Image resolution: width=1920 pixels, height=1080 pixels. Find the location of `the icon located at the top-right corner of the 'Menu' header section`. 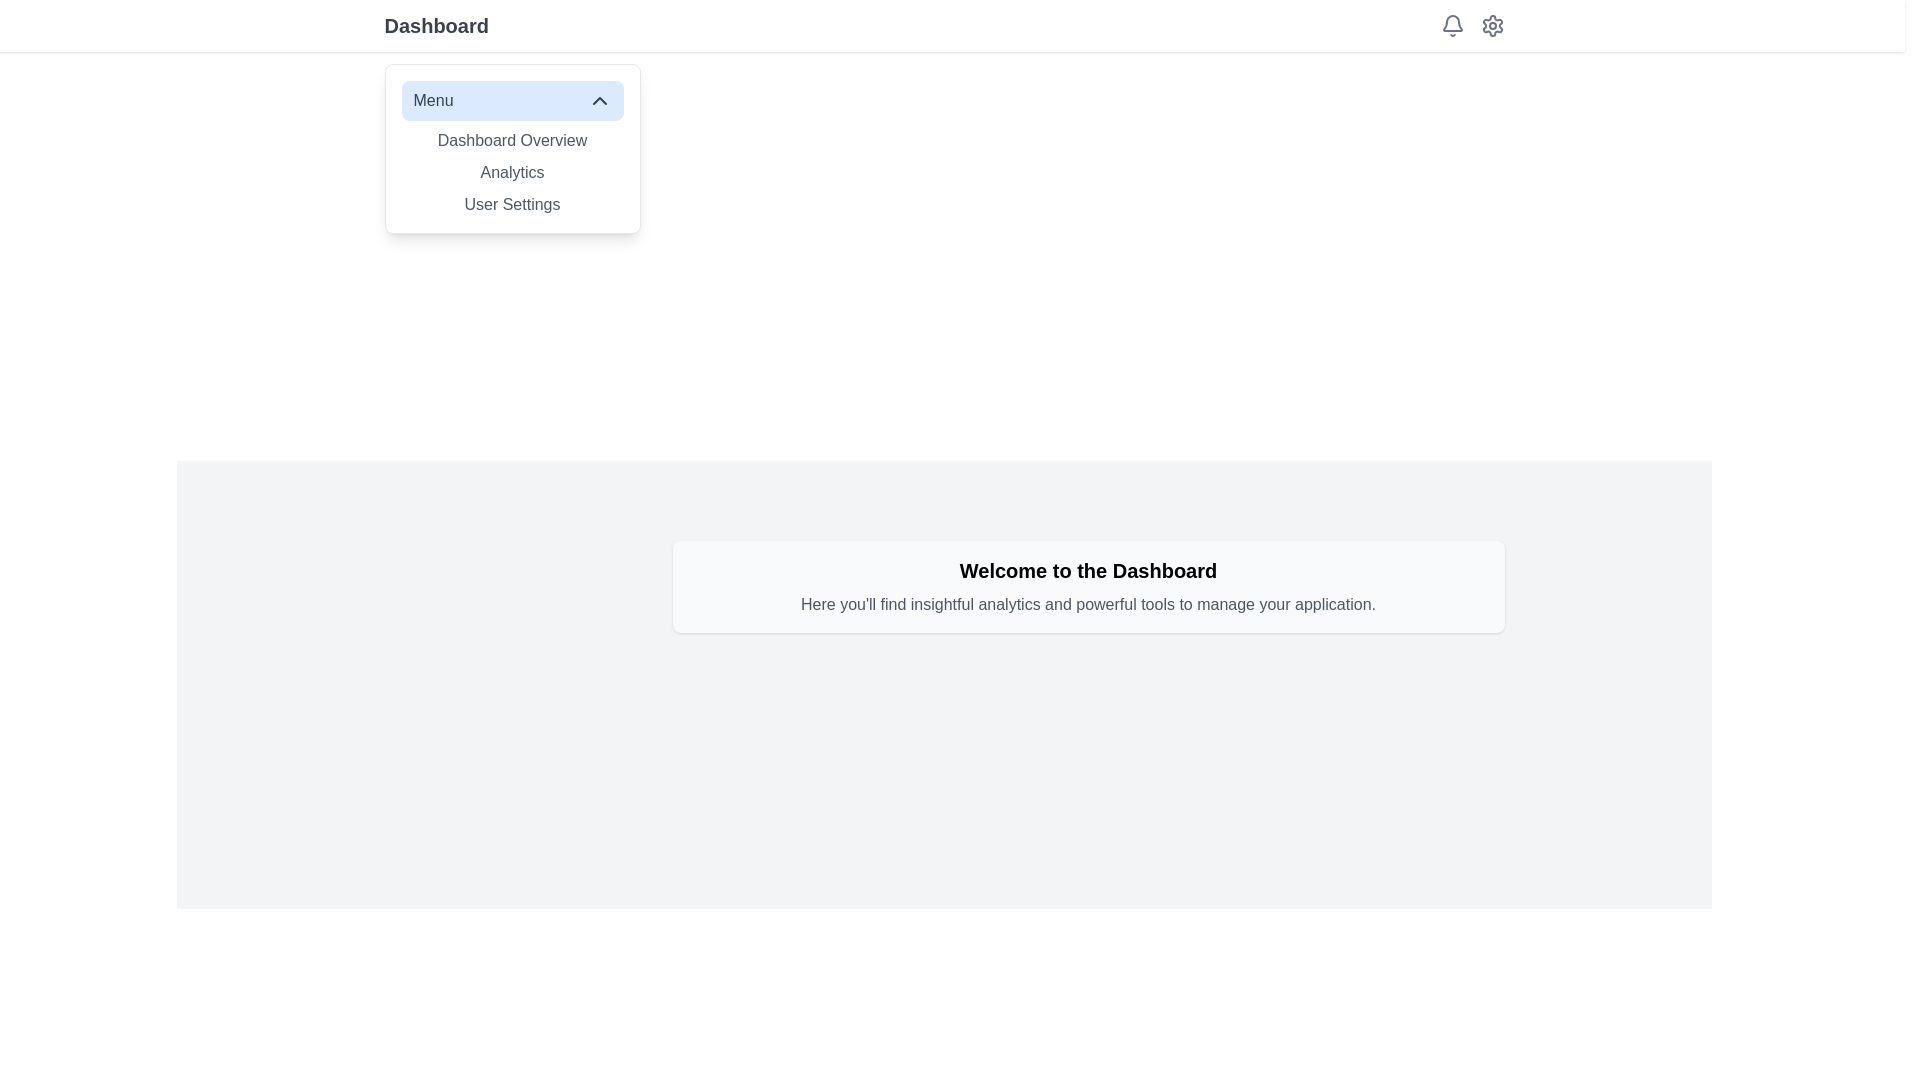

the icon located at the top-right corner of the 'Menu' header section is located at coordinates (598, 100).